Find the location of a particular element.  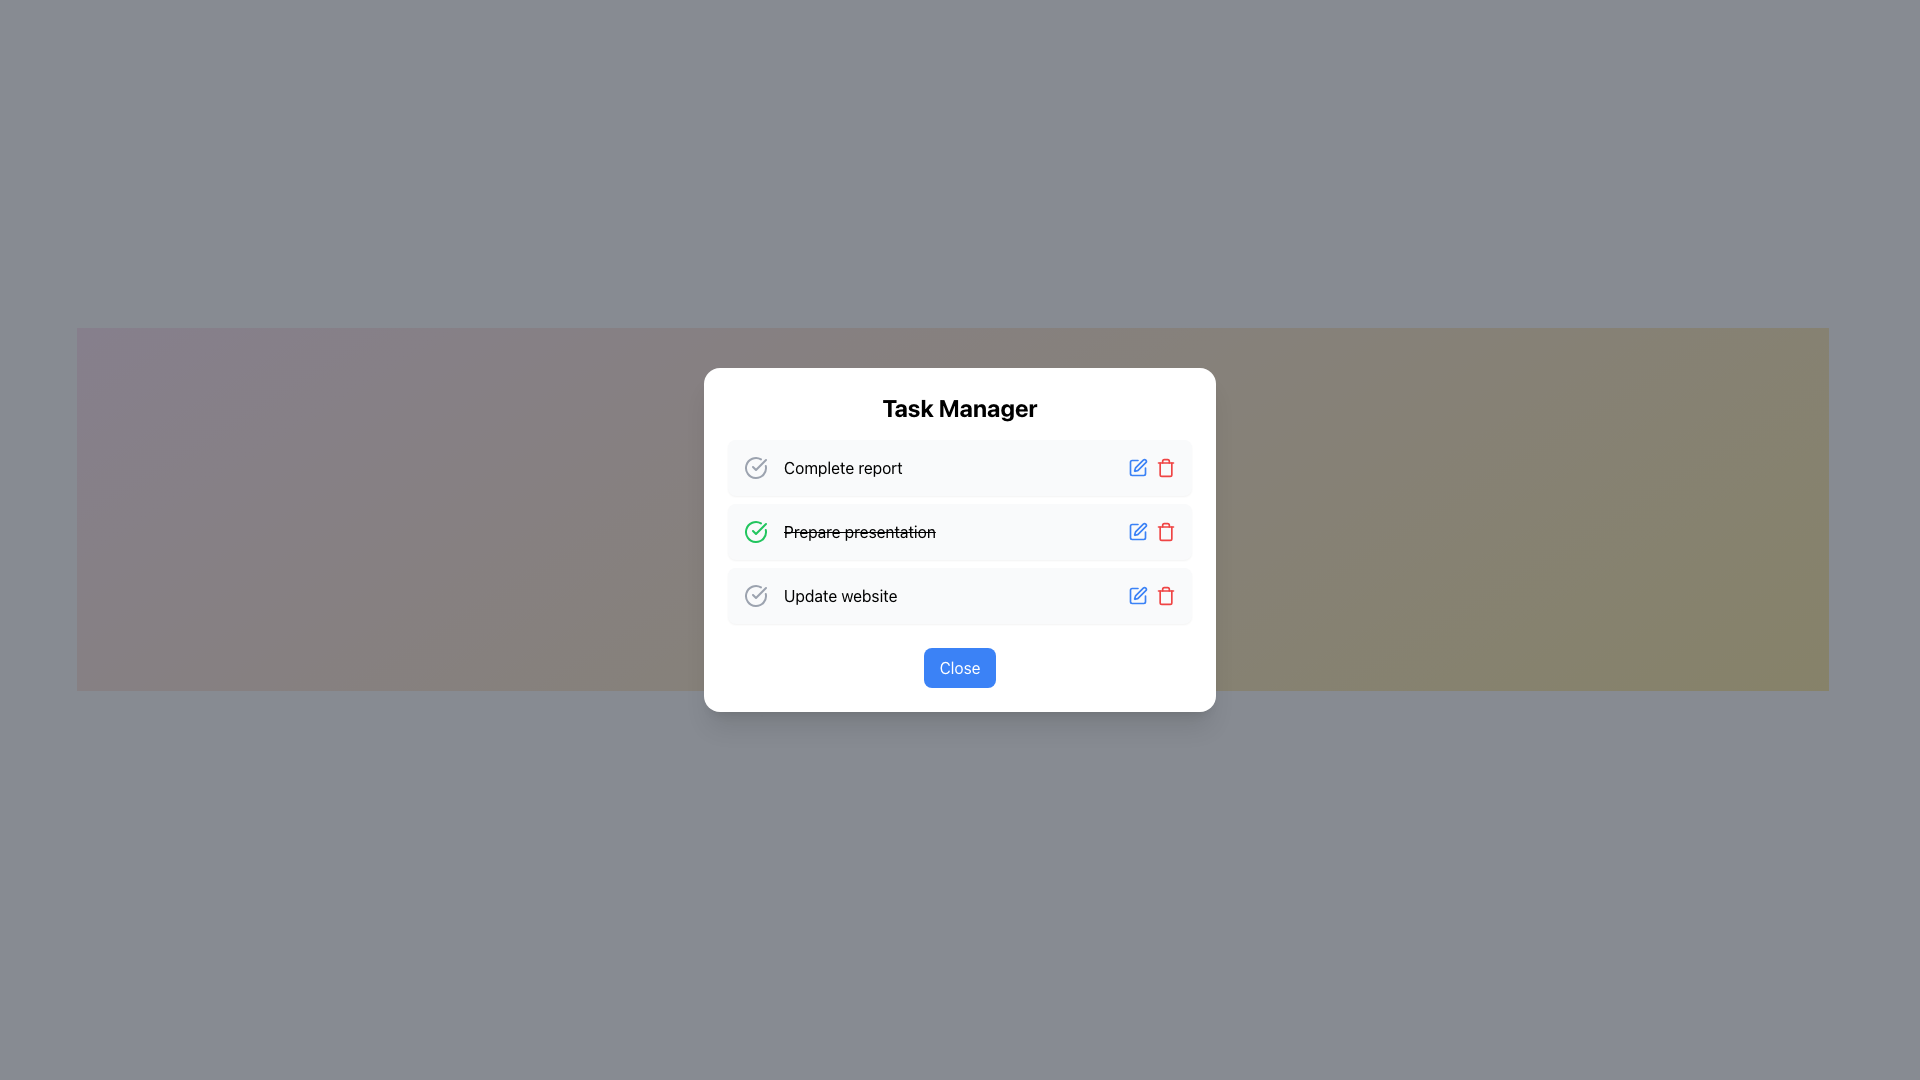

the Text Label with Icon located in the third row under the 'Task Manager' heading inside a modal, which follows the 'Prepare presentation' element is located at coordinates (820, 595).